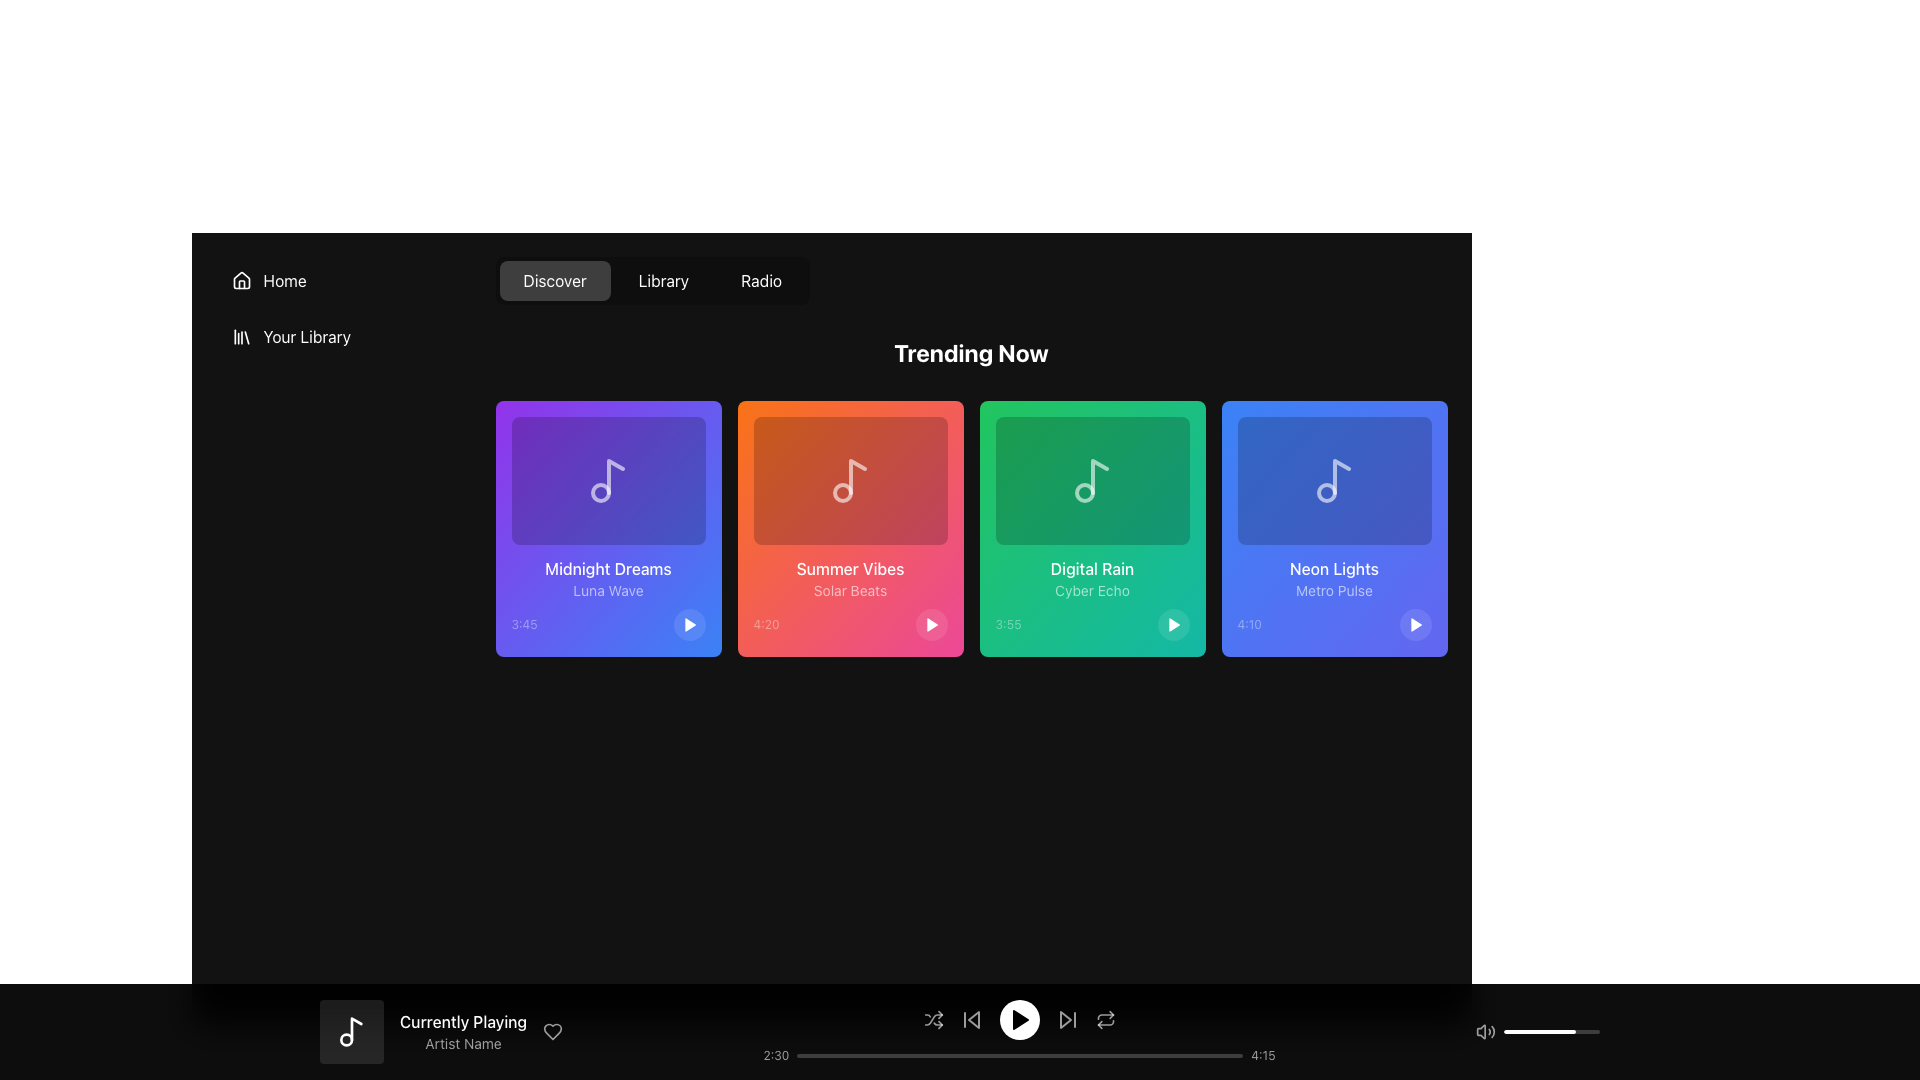  What do you see at coordinates (1008, 623) in the screenshot?
I see `the textual label displaying the time '3:55' within the green card labeled 'Digital Rain'` at bounding box center [1008, 623].